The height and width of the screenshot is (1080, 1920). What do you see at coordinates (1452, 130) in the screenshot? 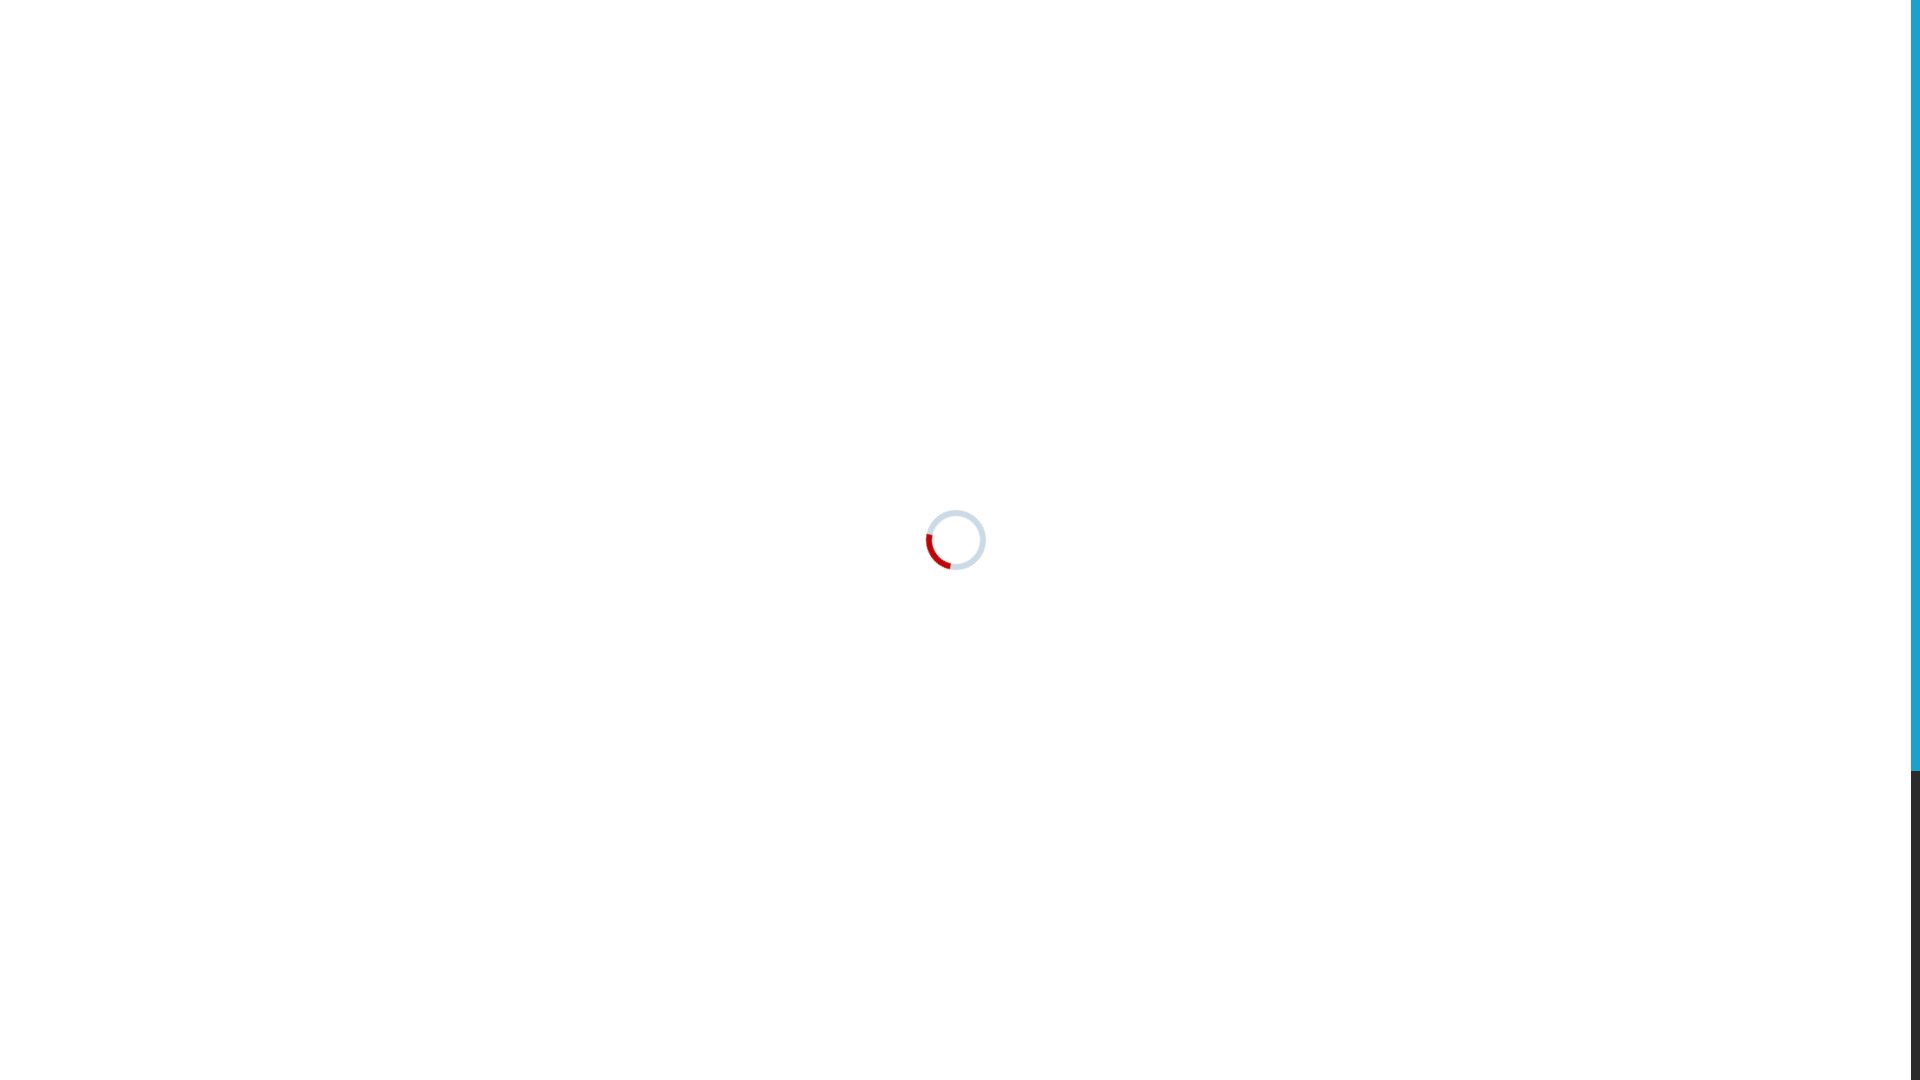
I see `'+375 29 675-62-00'` at bounding box center [1452, 130].